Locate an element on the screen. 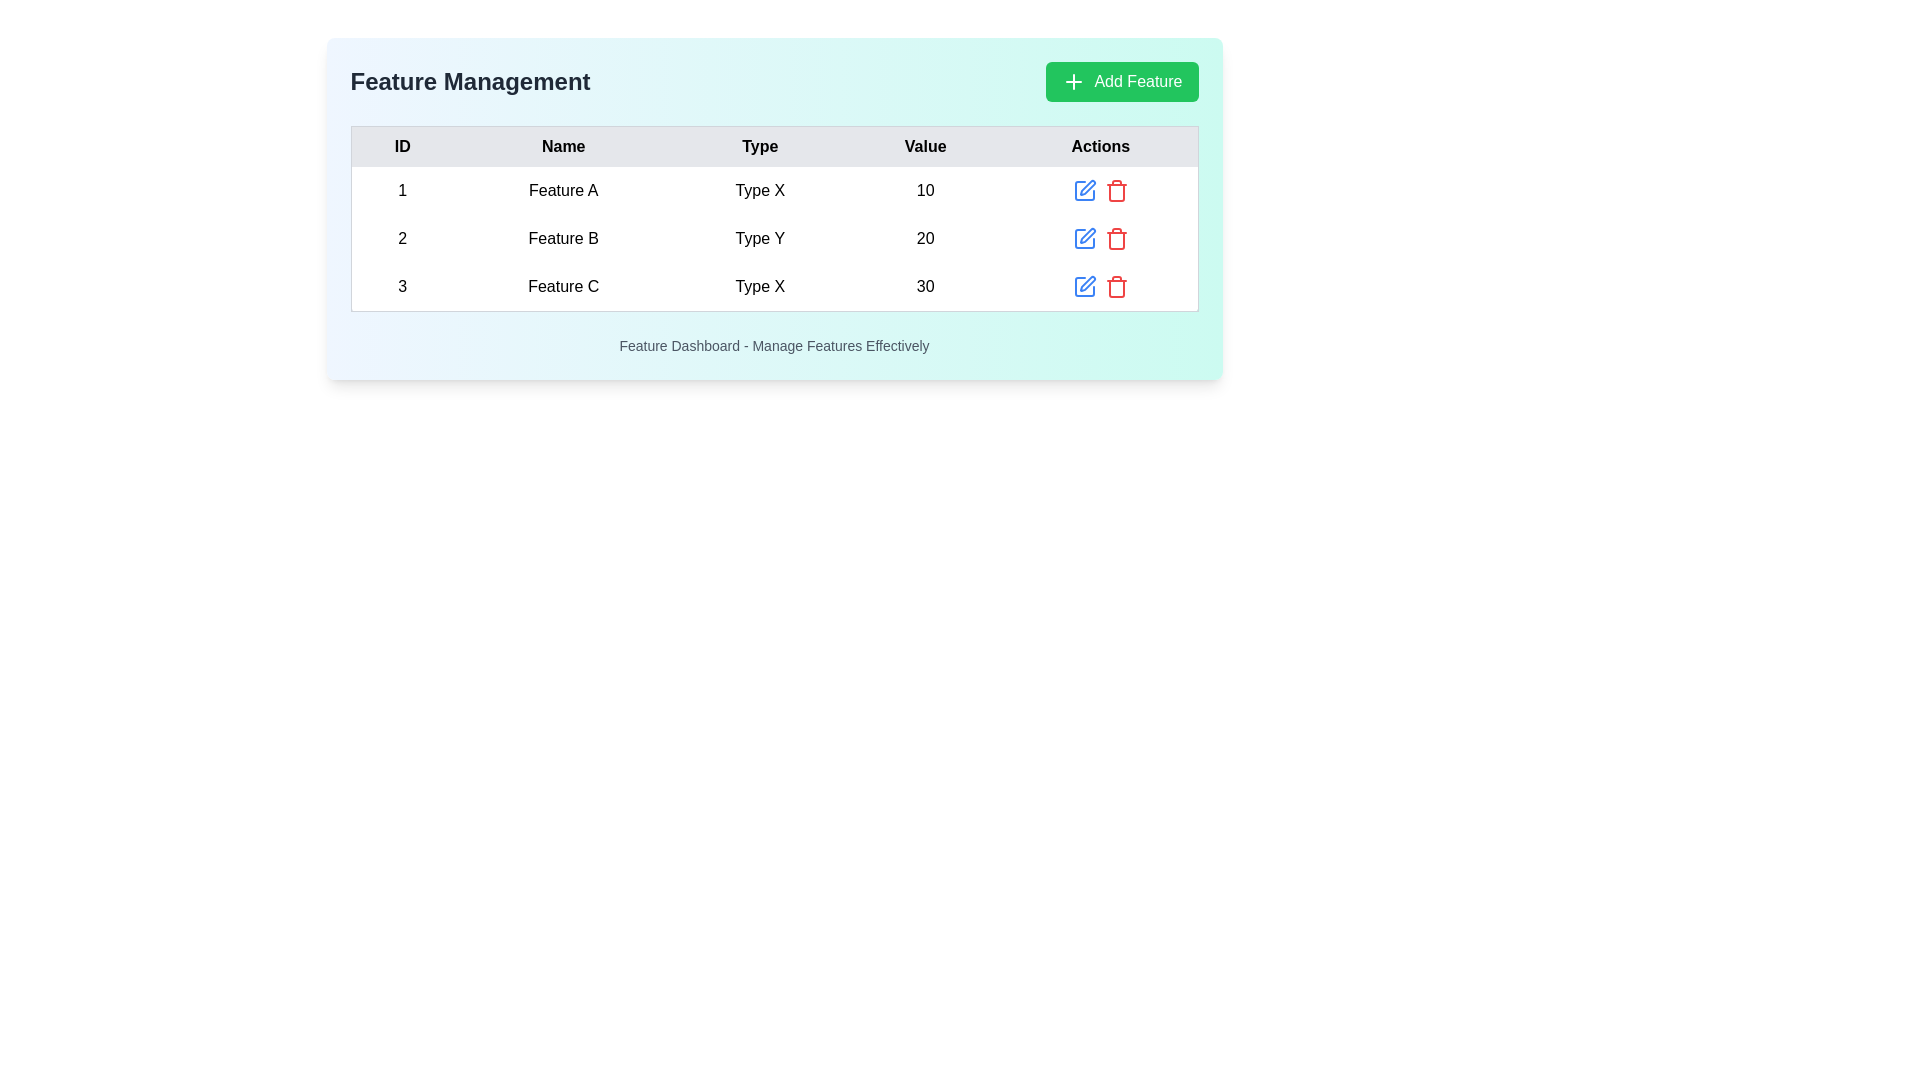 This screenshot has height=1080, width=1920. the pencil-shaped icon in the 'Actions' column of the second row is located at coordinates (1086, 234).